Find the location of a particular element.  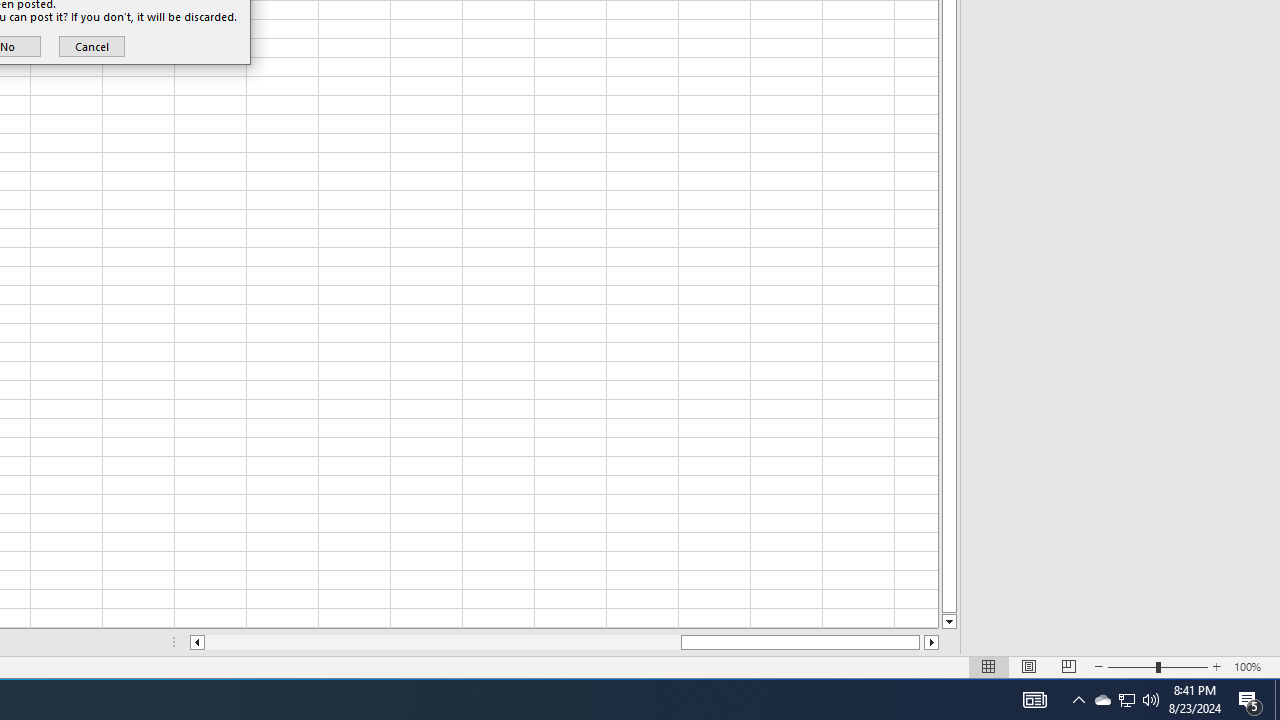

'Action Center, 5 new notifications' is located at coordinates (1250, 698).